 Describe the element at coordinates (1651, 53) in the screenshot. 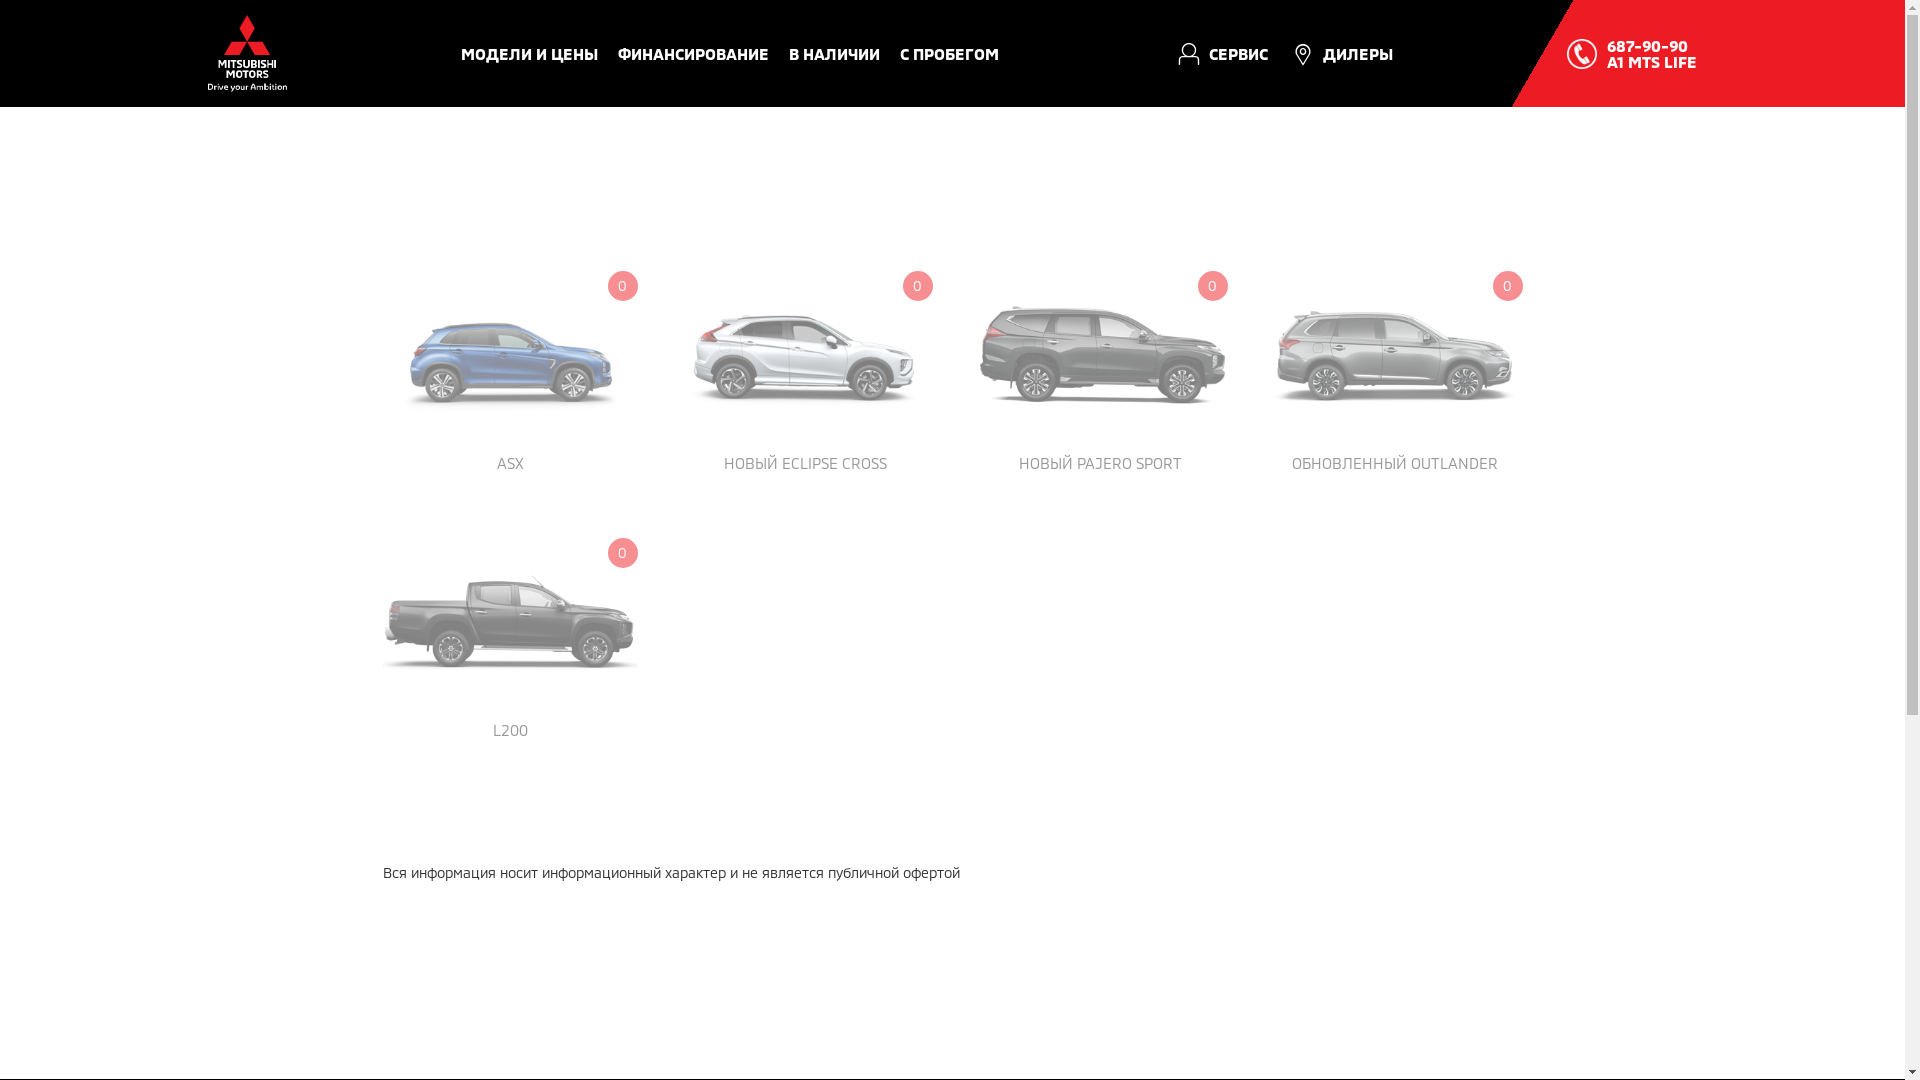

I see `'687-90-90` at that location.